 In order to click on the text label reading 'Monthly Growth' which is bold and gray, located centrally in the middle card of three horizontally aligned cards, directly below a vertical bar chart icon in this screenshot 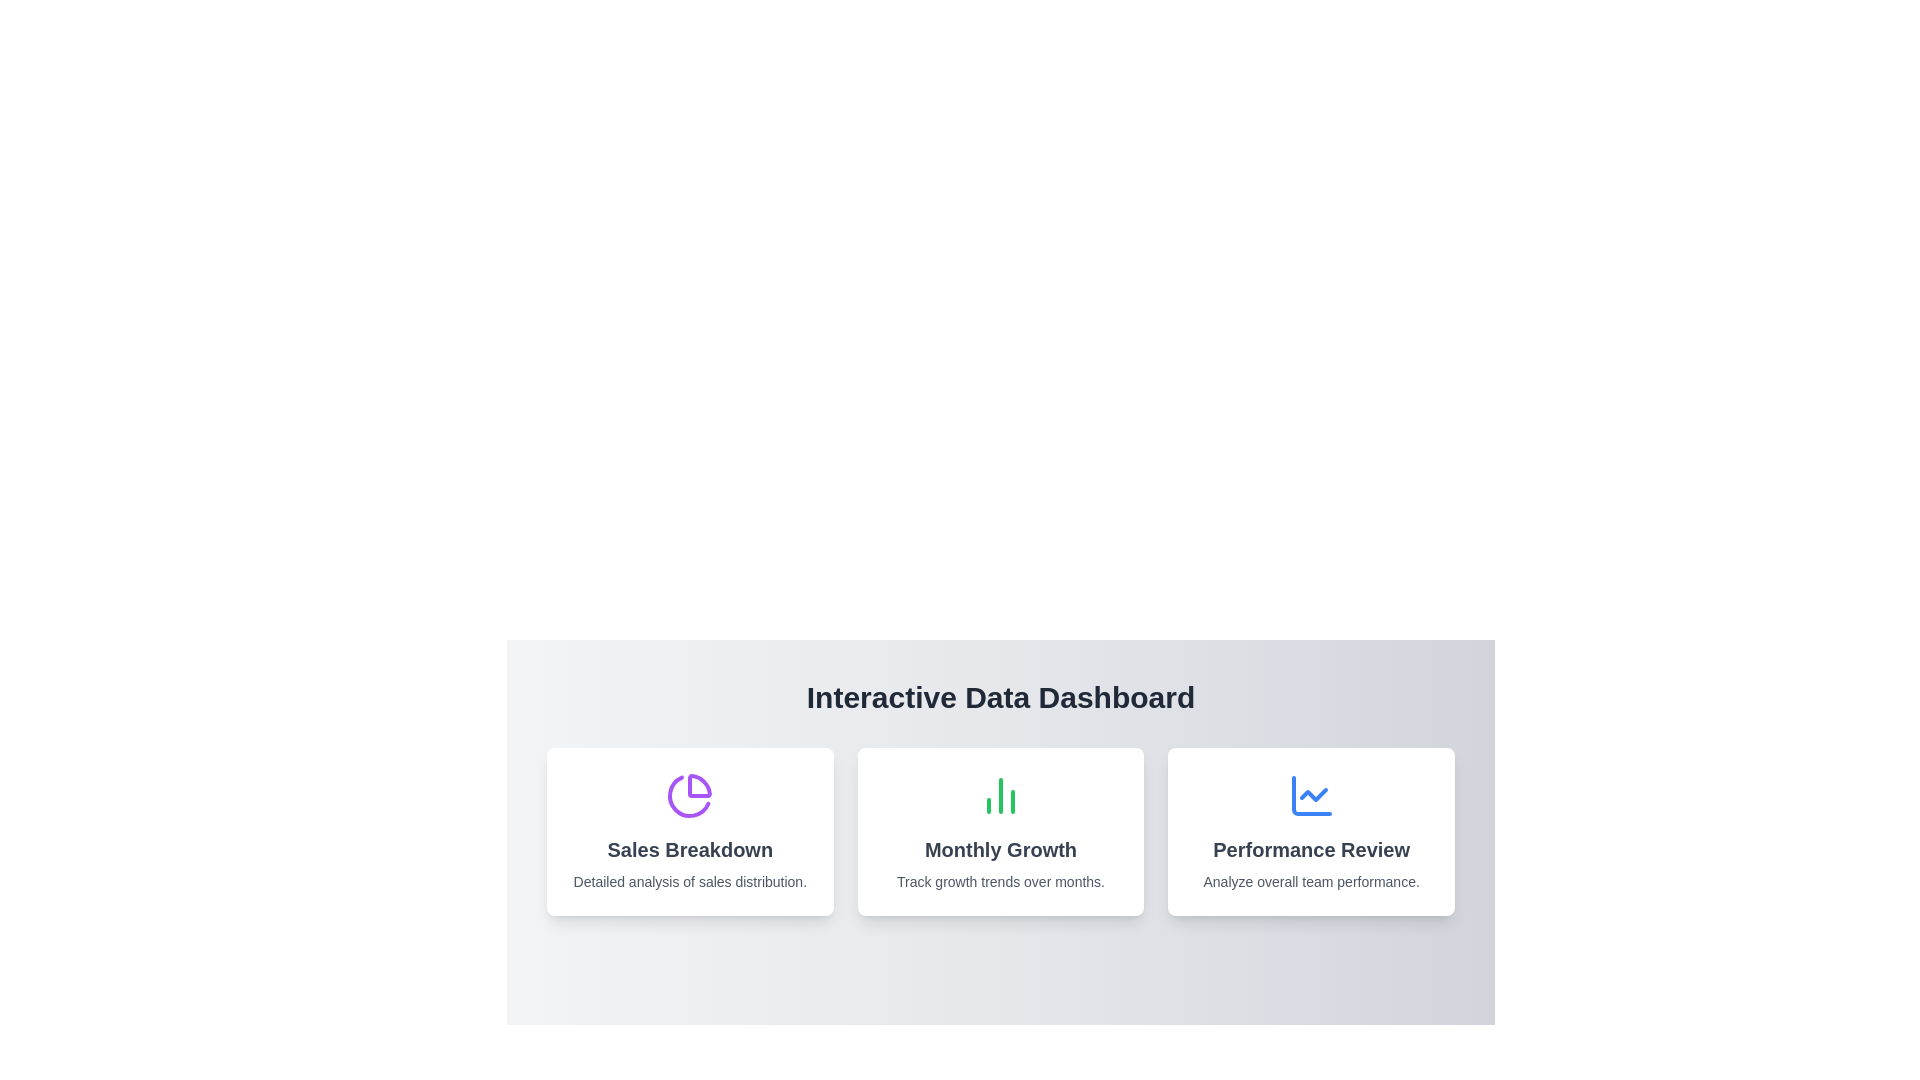, I will do `click(1000, 849)`.